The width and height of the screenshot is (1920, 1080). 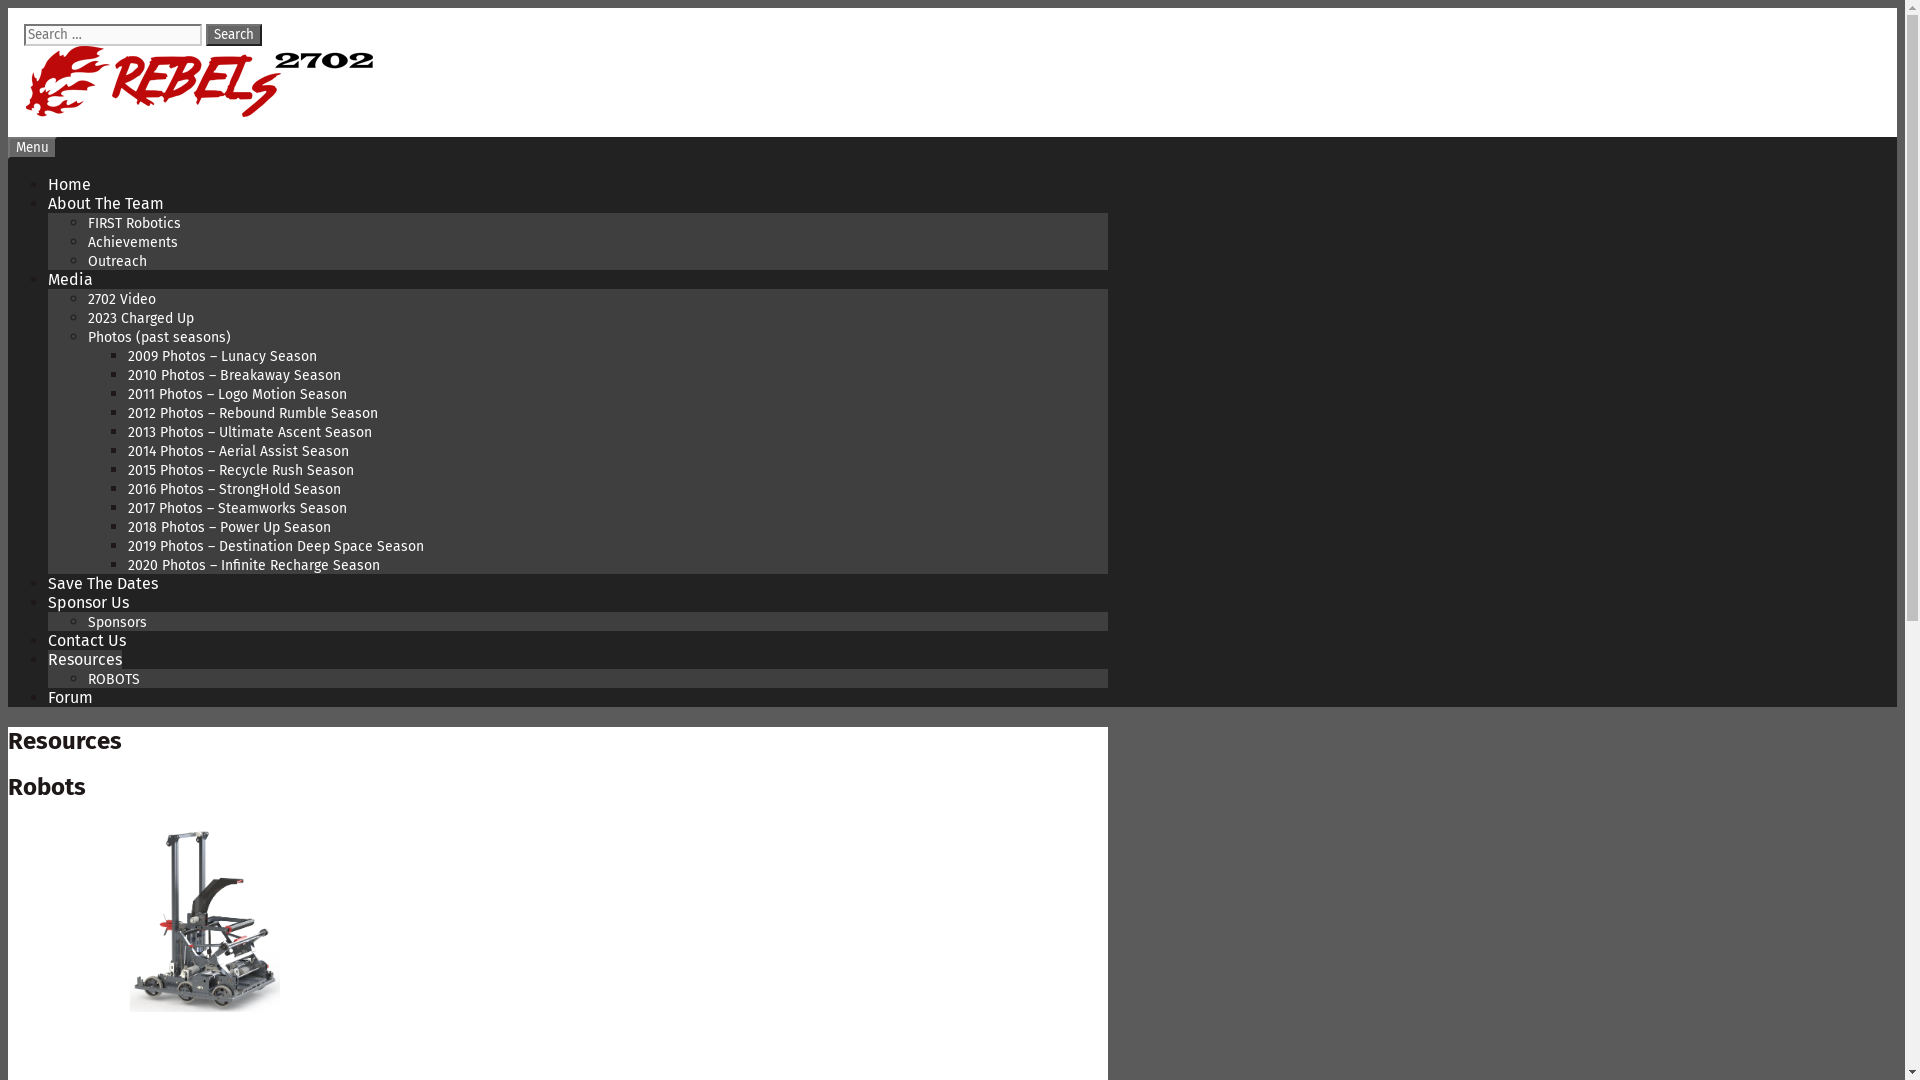 I want to click on 'Achievements', so click(x=132, y=241).